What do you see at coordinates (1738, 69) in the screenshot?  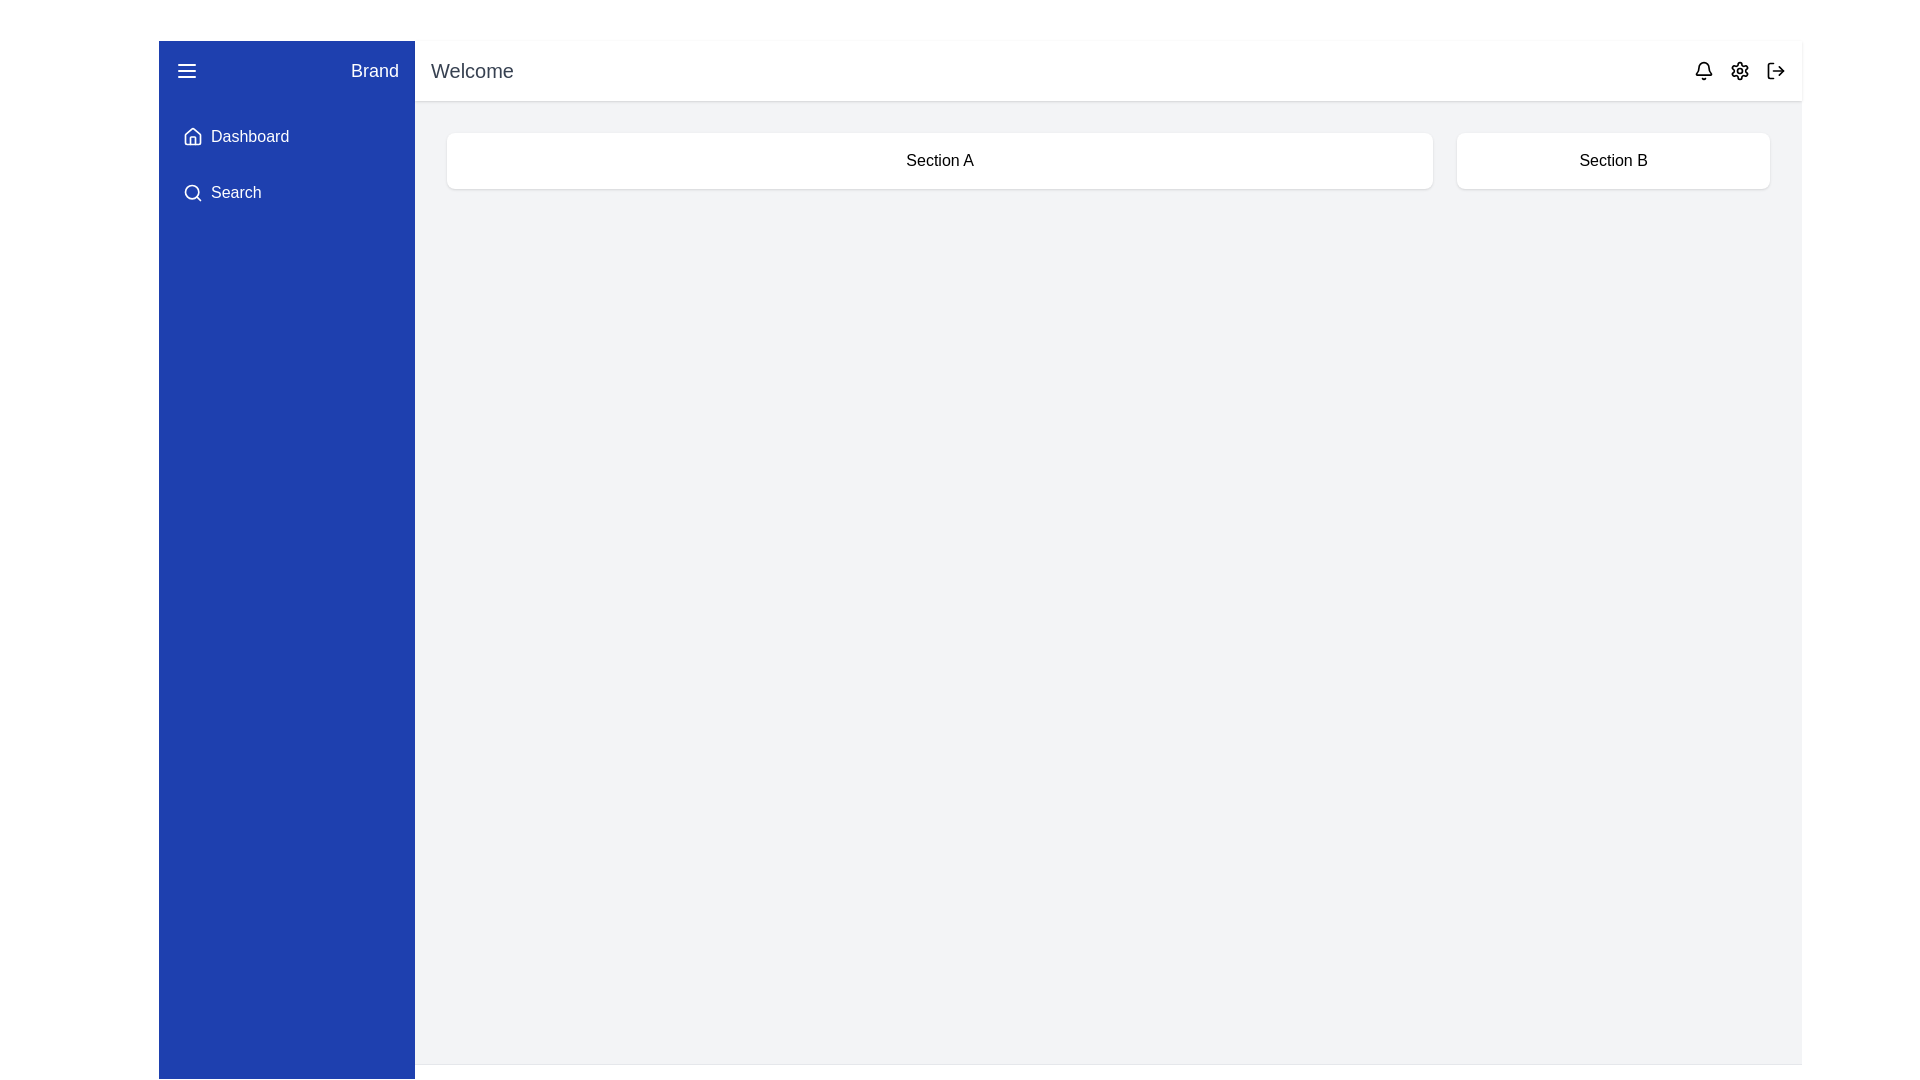 I see `the gear-shaped icon located in the upper-right corner of the interface` at bounding box center [1738, 69].